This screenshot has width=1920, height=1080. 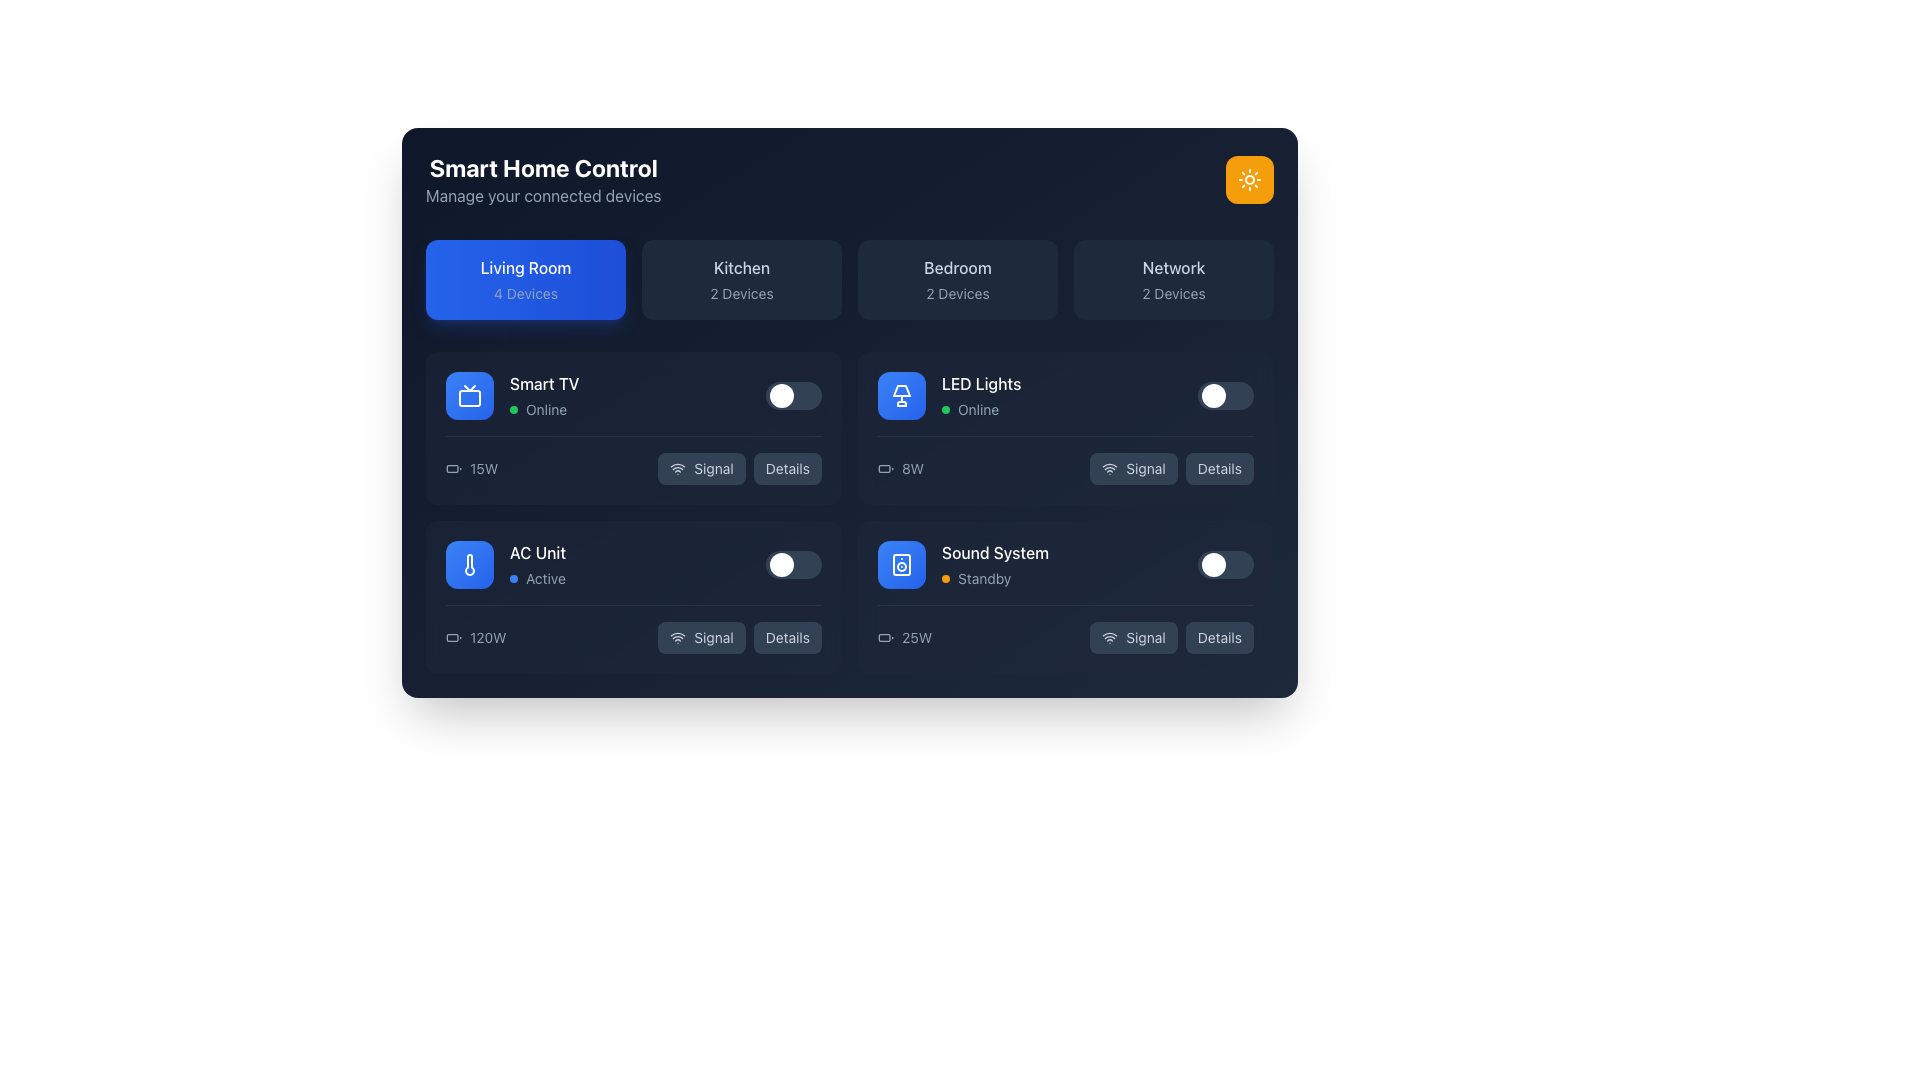 I want to click on the 'Signal' button, which features a Wi-Fi signal icon and a slate blue background with light gray text, located in the middle-right area of the interface inside the 'LED Lights' card, so click(x=1172, y=469).